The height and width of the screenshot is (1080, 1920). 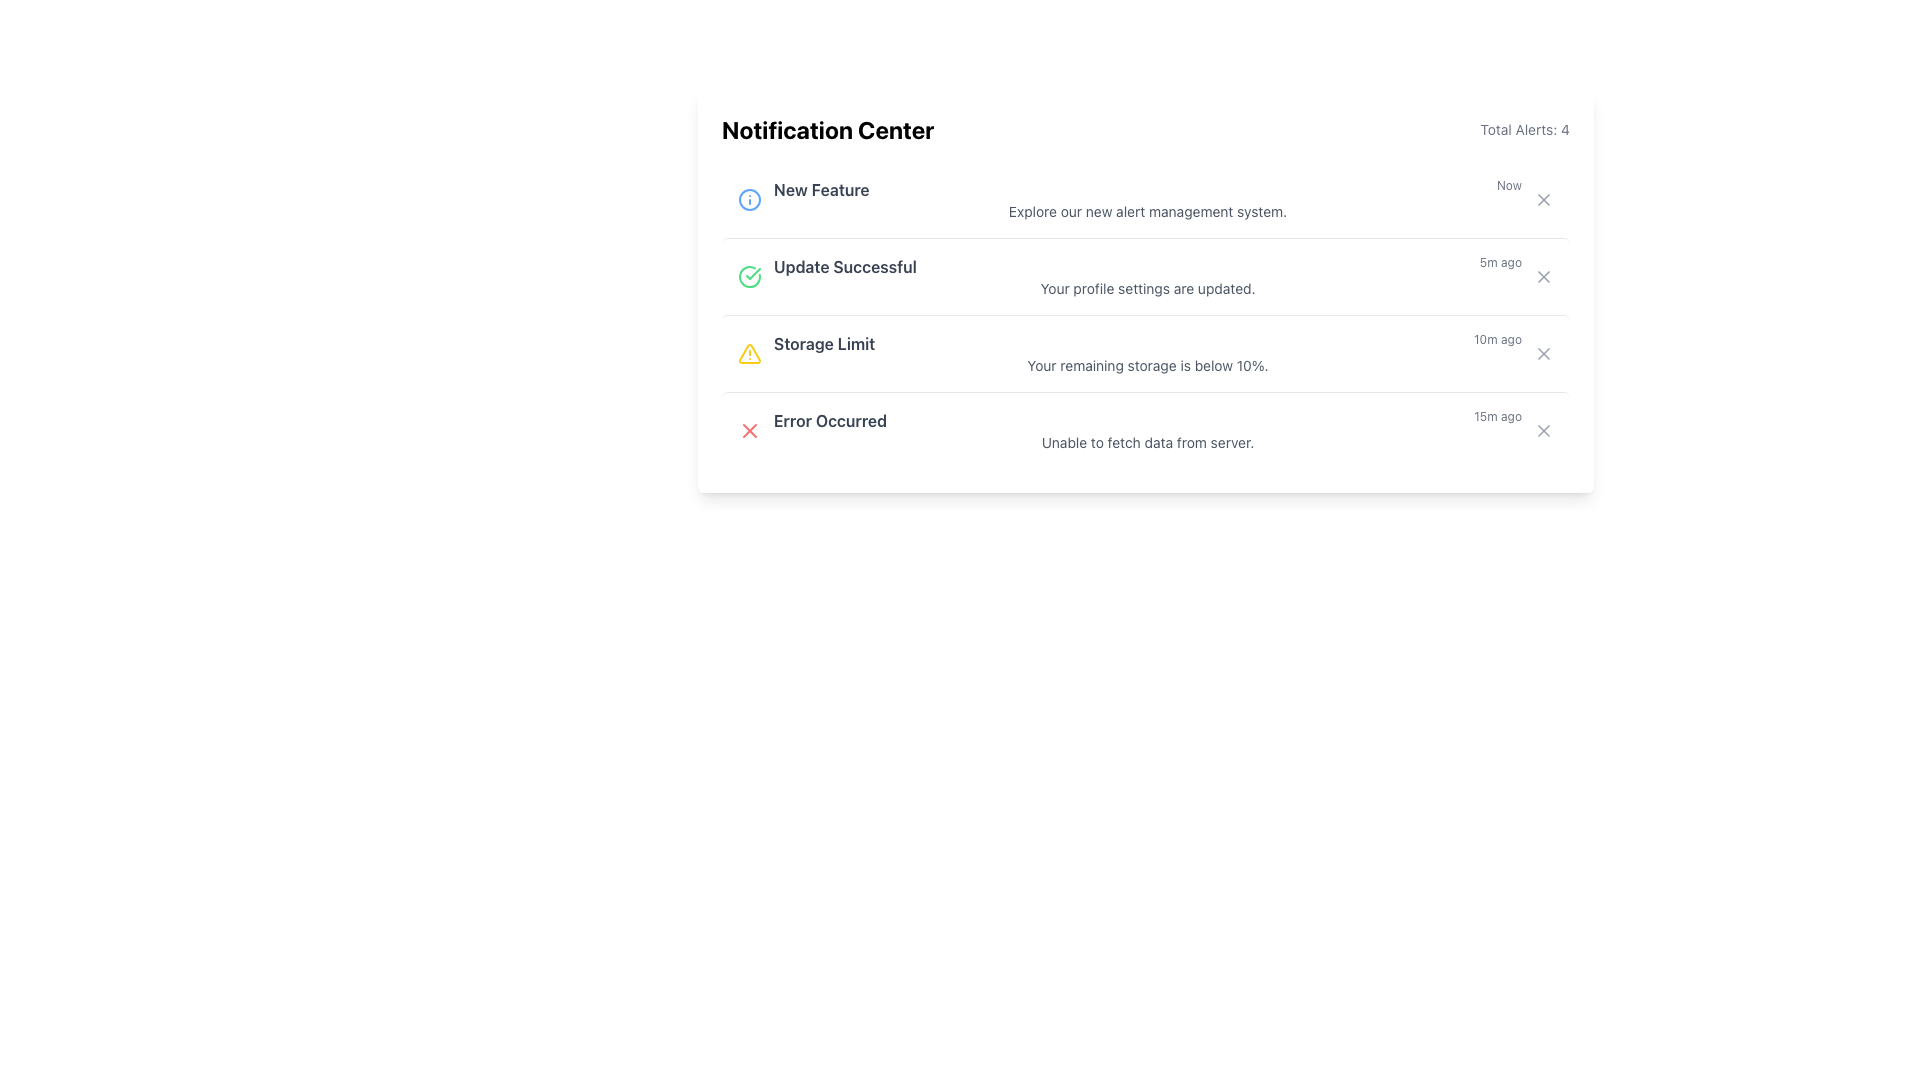 What do you see at coordinates (1543, 200) in the screenshot?
I see `the close icon located in the top-right corner of the alert notification interface, adjacent to the label 'Now'` at bounding box center [1543, 200].